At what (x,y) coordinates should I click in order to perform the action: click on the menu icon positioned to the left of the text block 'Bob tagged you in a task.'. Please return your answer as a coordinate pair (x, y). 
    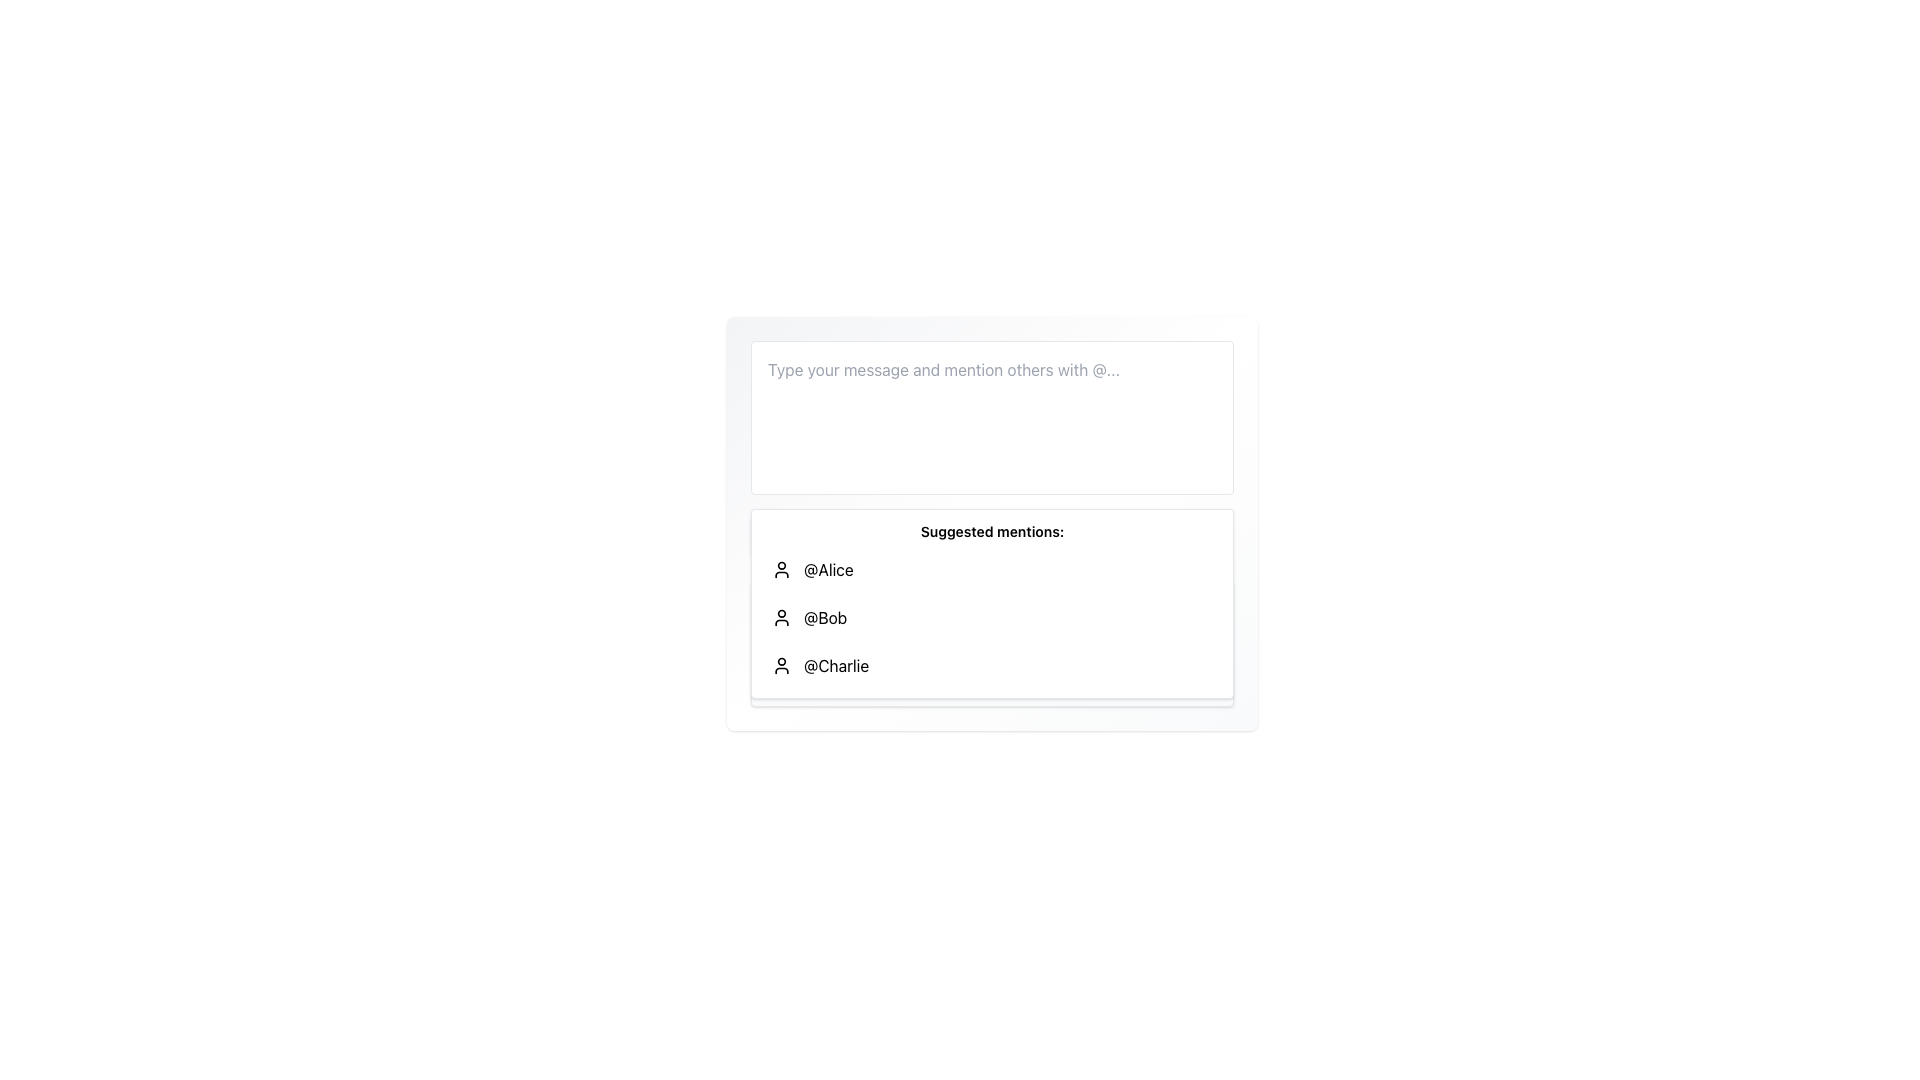
    Looking at the image, I should click on (776, 678).